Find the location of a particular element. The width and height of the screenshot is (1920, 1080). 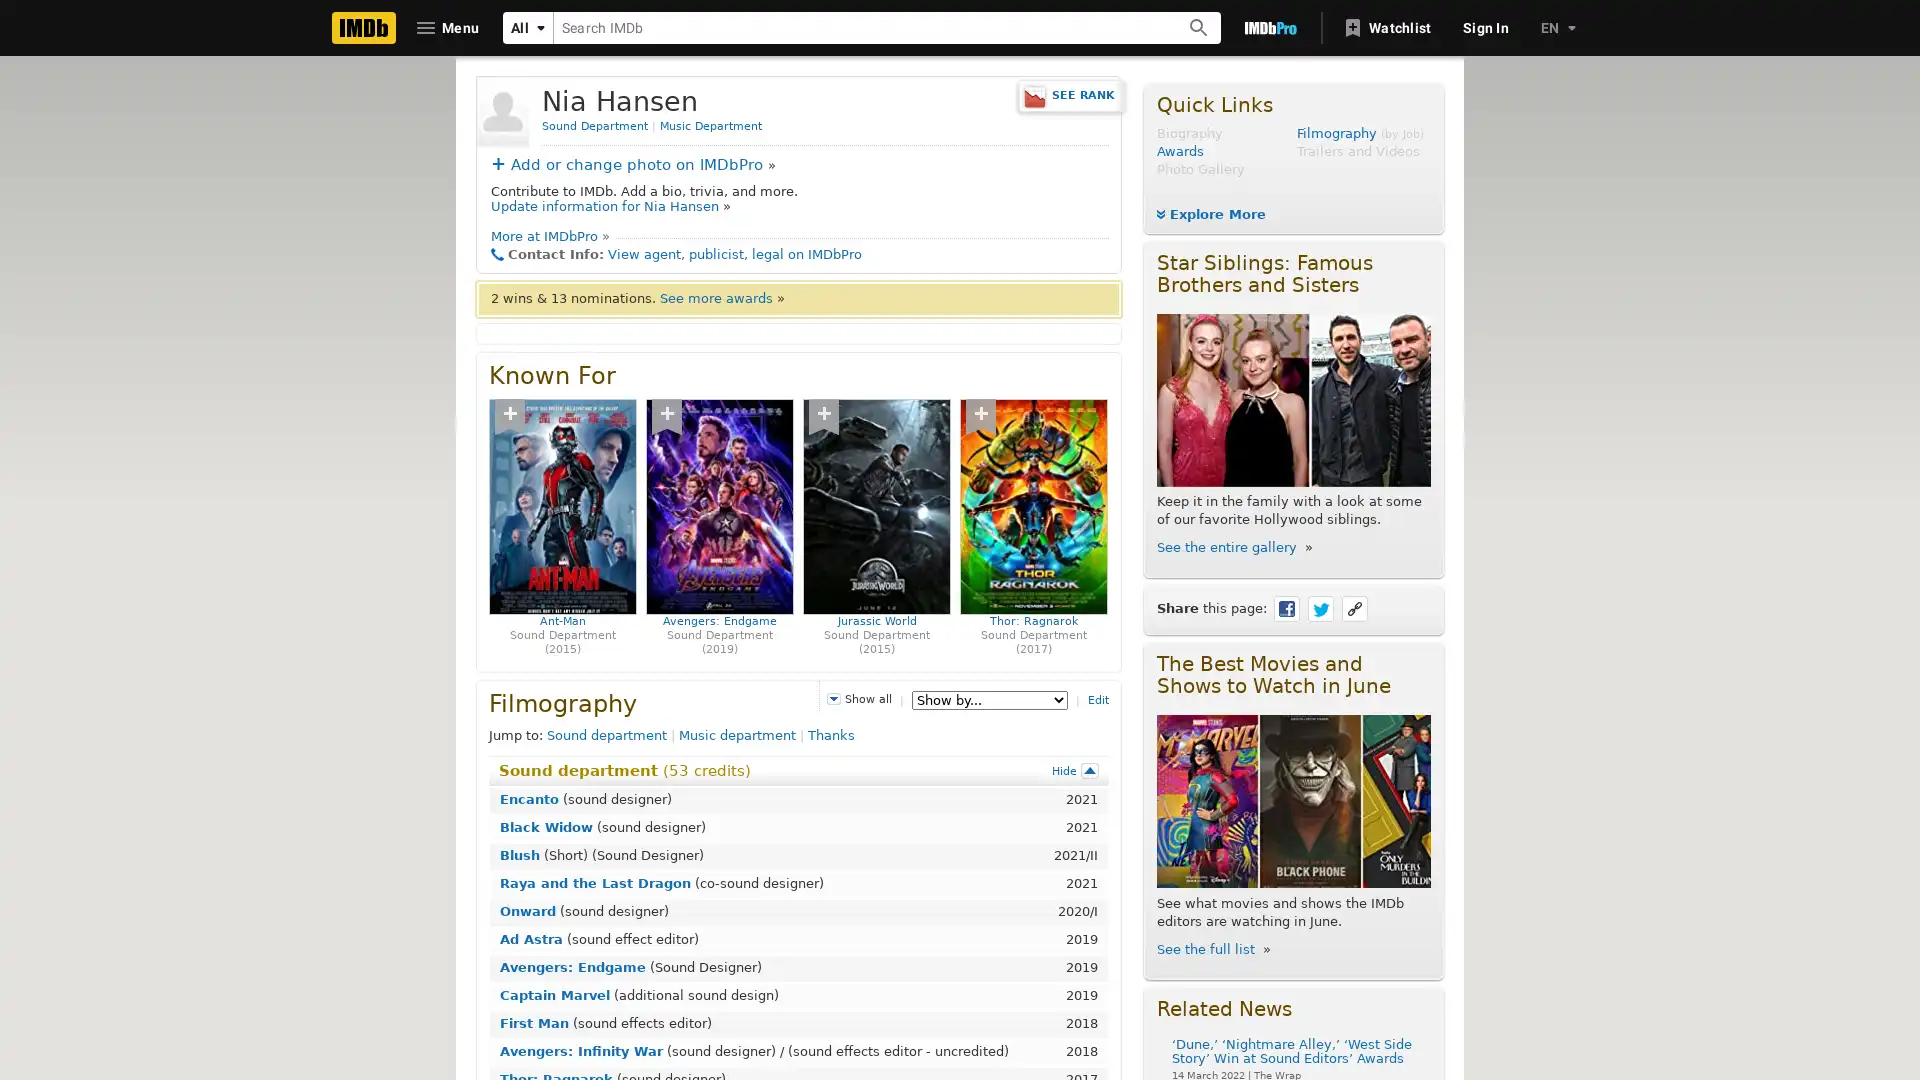

Go To IMDb Pro is located at coordinates (1269, 27).